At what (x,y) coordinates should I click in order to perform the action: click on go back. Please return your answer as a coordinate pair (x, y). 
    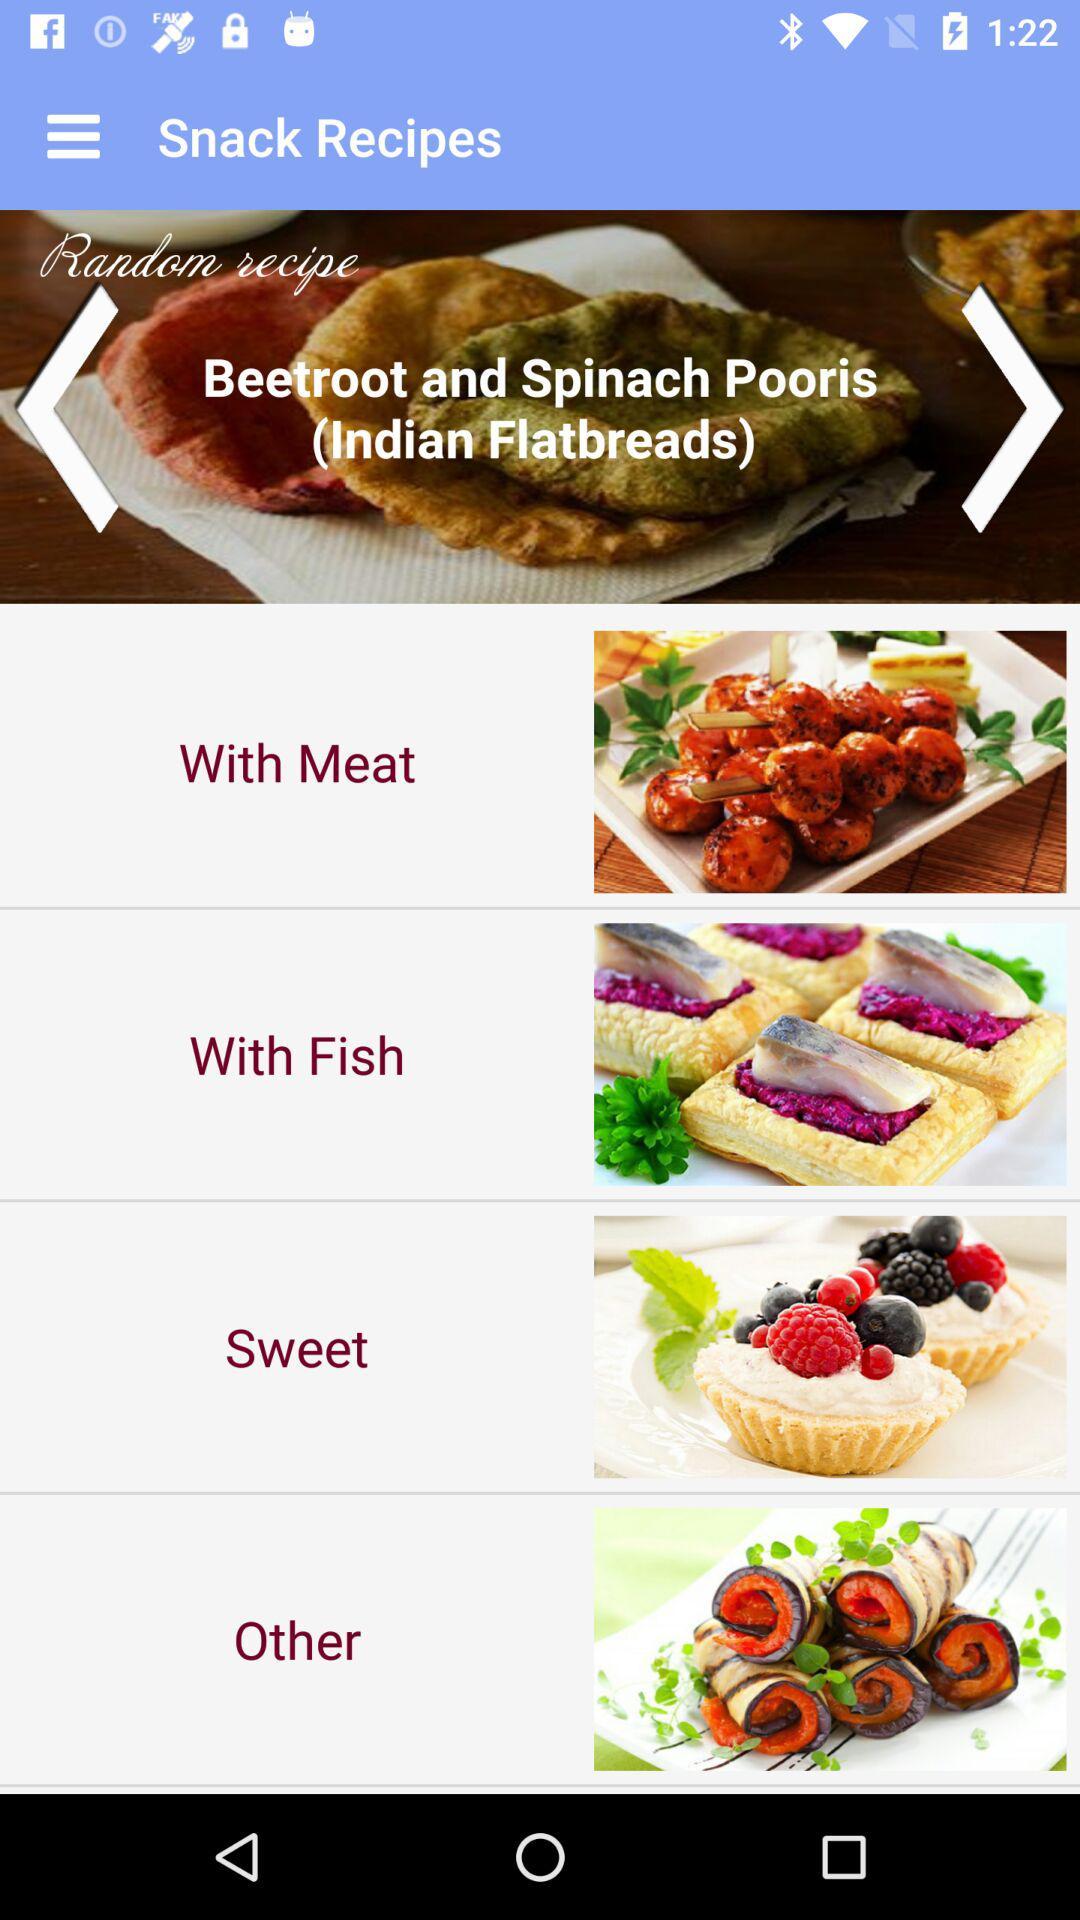
    Looking at the image, I should click on (64, 405).